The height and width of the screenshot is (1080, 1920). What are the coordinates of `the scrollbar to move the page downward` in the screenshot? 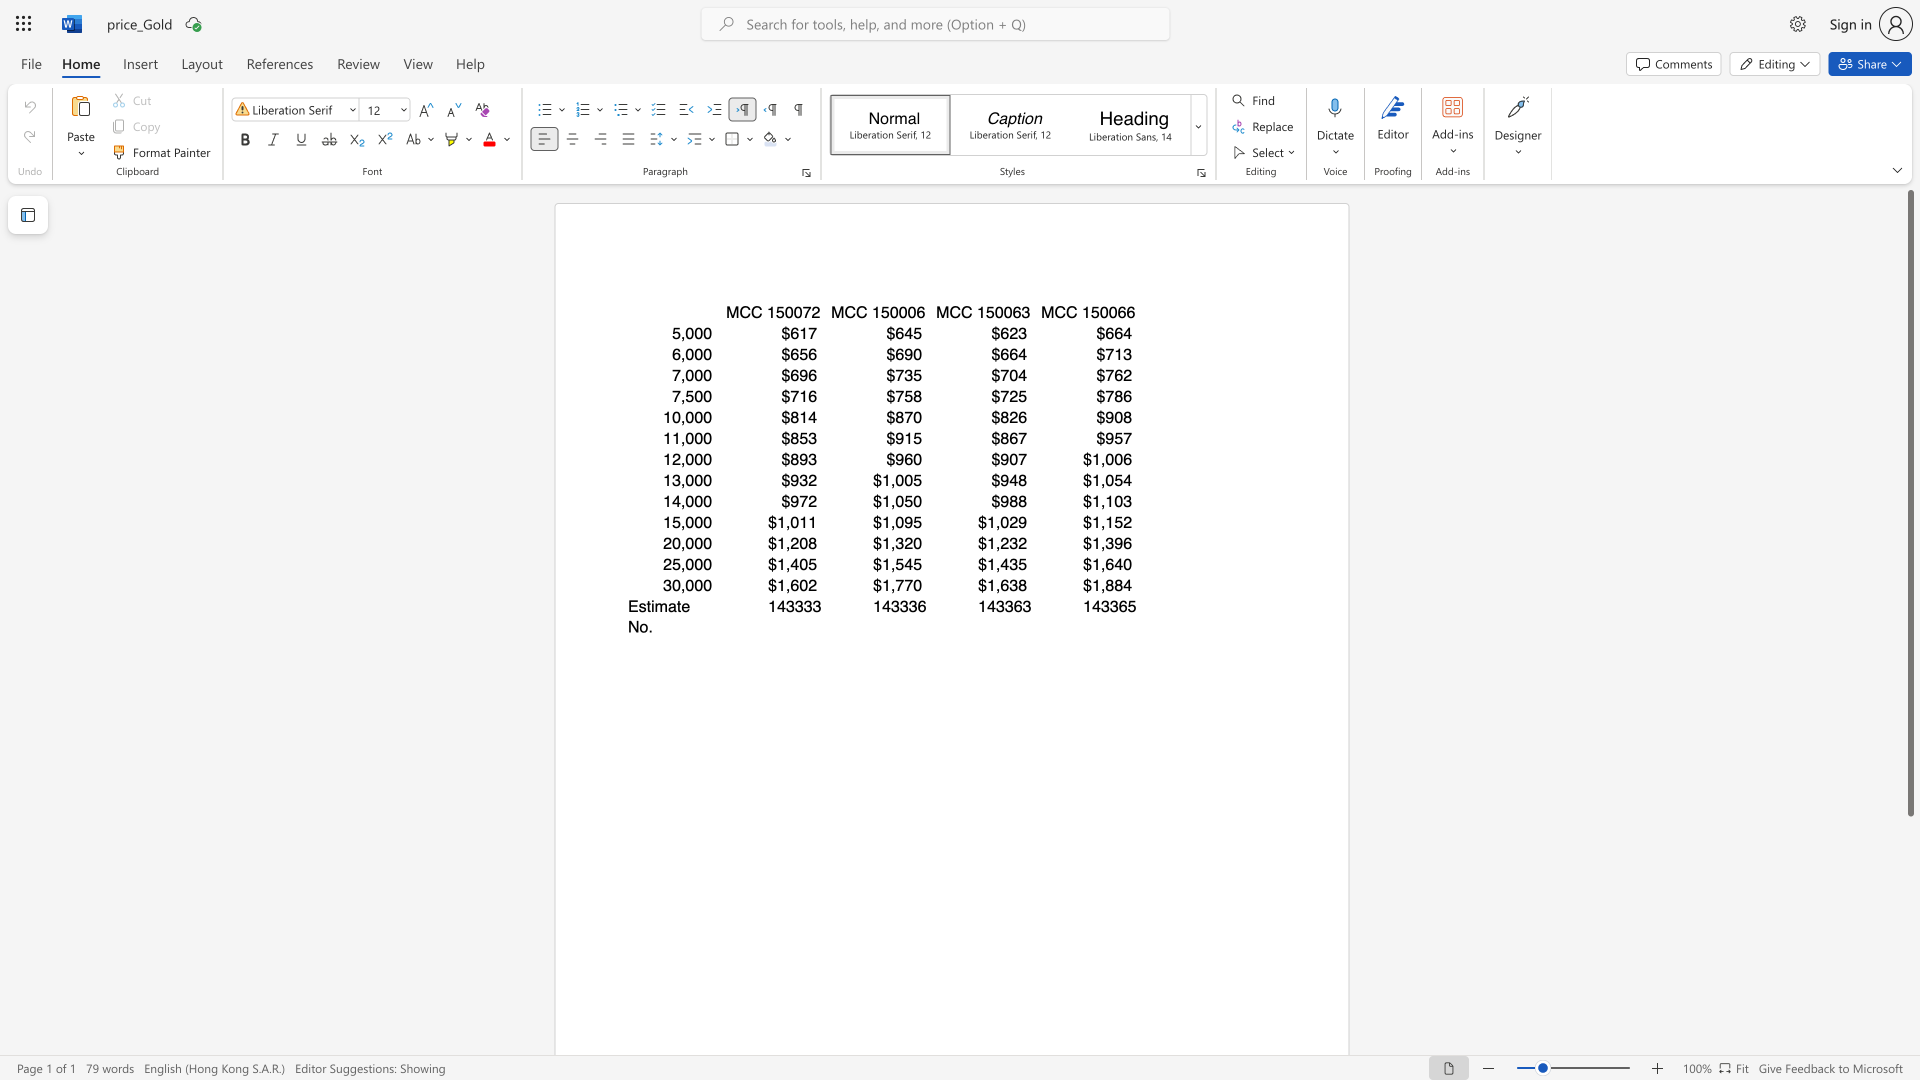 It's located at (1909, 910).